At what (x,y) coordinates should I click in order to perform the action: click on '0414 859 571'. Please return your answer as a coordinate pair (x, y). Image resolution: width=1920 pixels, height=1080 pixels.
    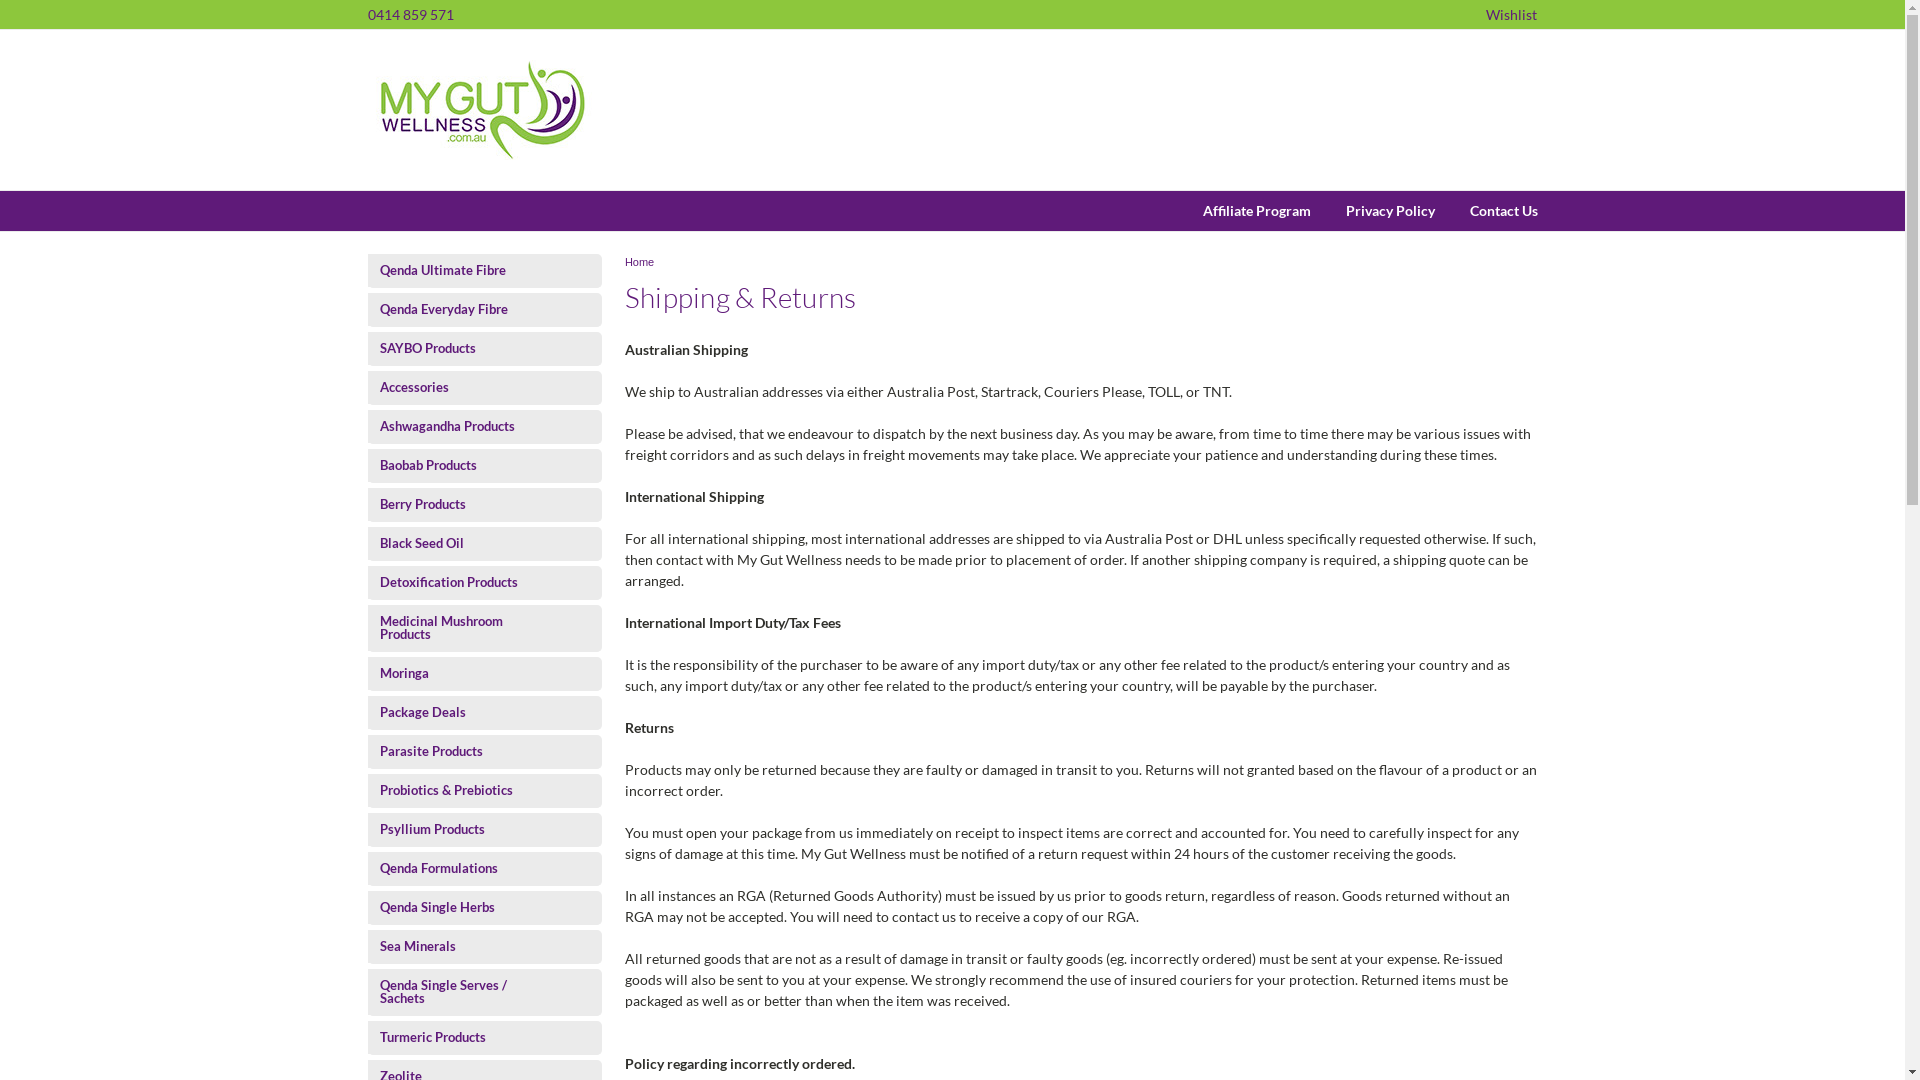
    Looking at the image, I should click on (410, 14).